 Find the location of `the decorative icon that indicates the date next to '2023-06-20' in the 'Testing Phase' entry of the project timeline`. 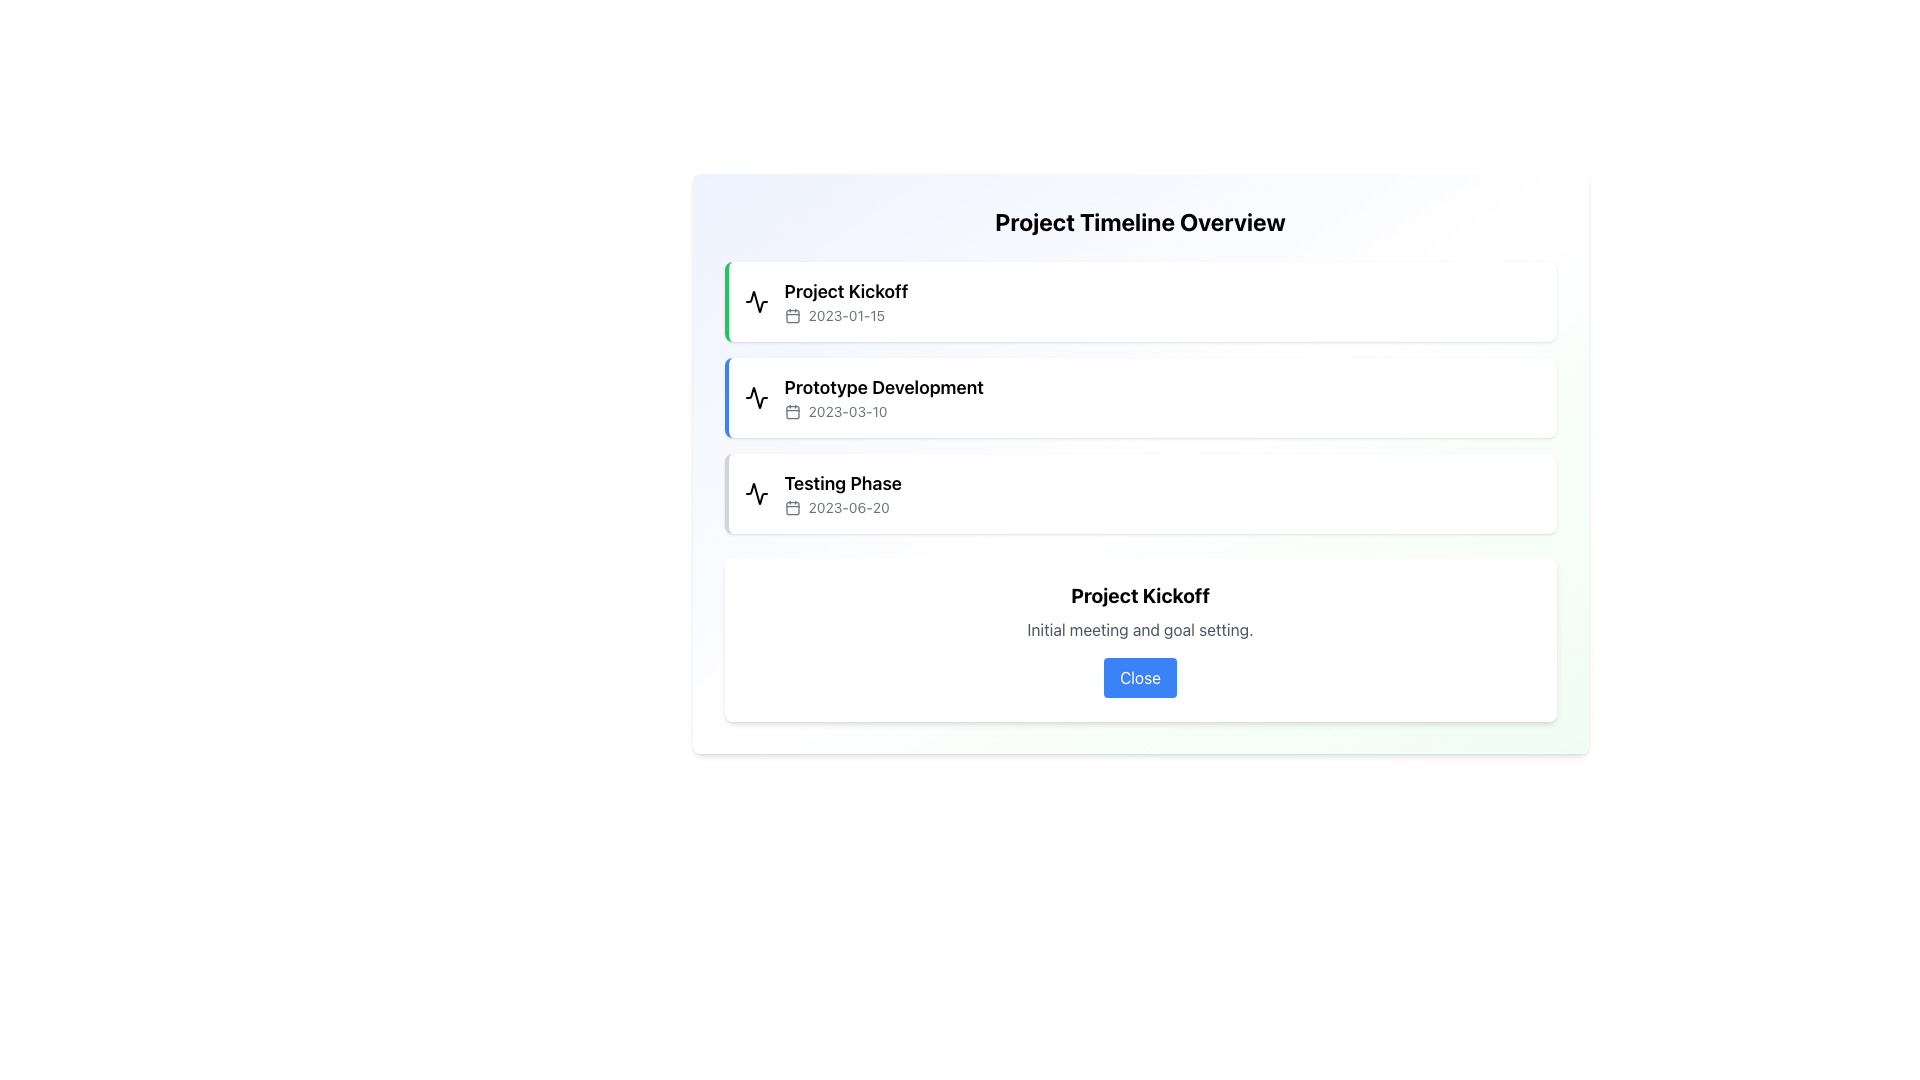

the decorative icon that indicates the date next to '2023-06-20' in the 'Testing Phase' entry of the project timeline is located at coordinates (791, 507).